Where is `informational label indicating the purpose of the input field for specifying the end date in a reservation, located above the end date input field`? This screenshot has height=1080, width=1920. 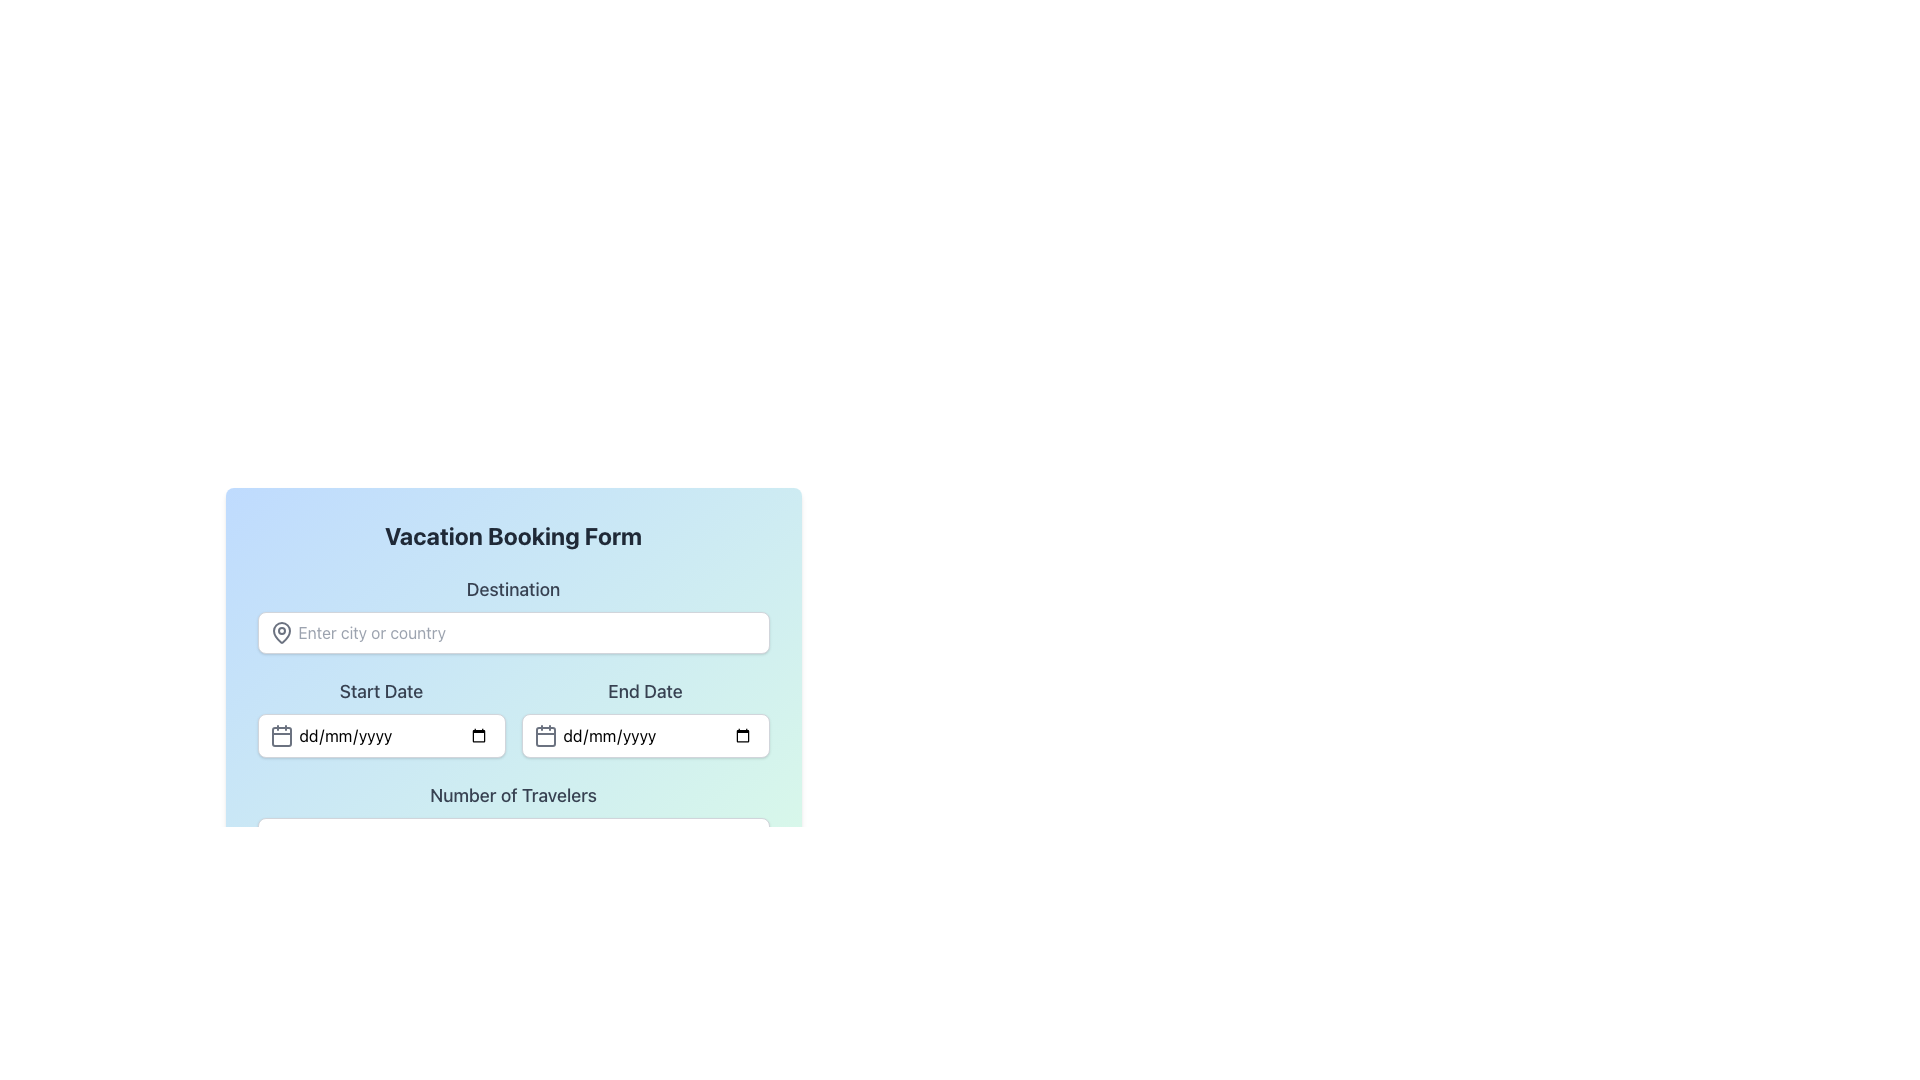
informational label indicating the purpose of the input field for specifying the end date in a reservation, located above the end date input field is located at coordinates (645, 690).